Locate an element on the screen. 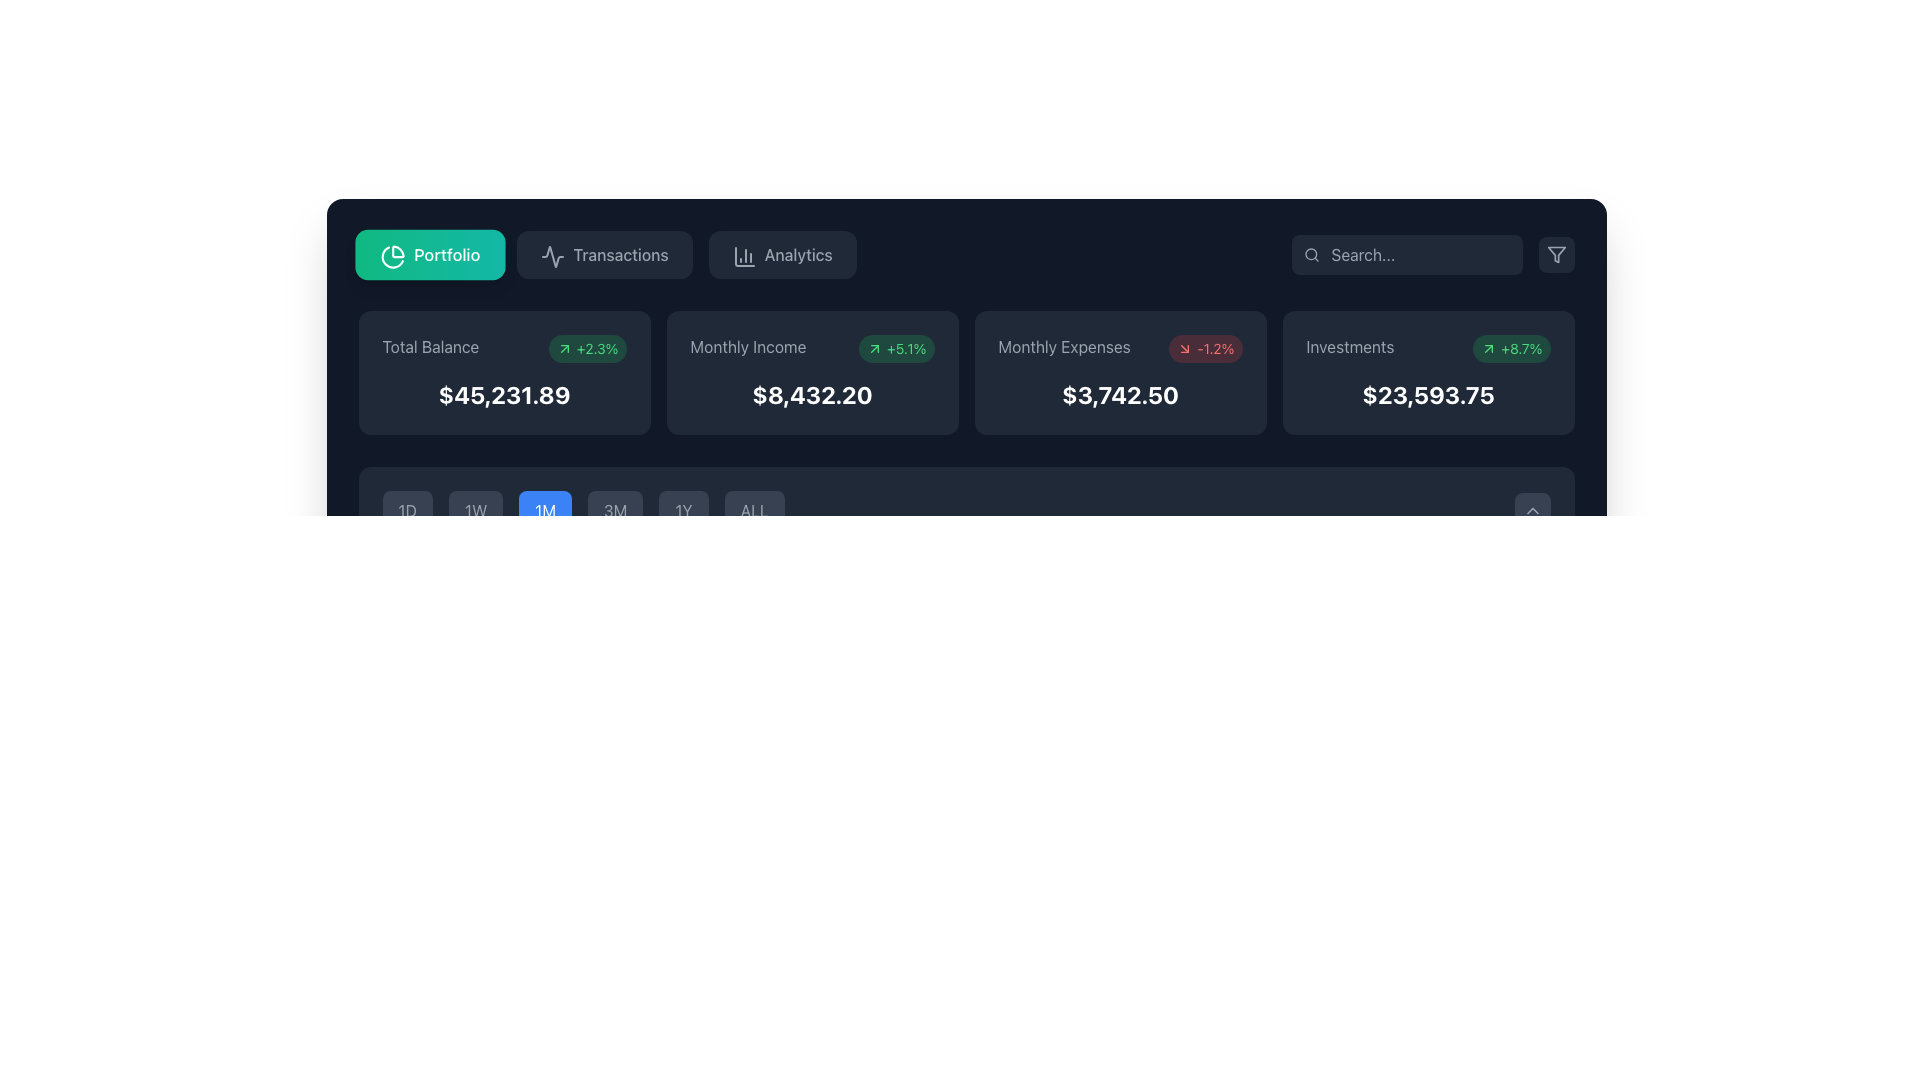  the label indicating the percentage increase under the 'Total Balance' section on the dashboard, located in the top-right corner above the total balance value is located at coordinates (586, 347).